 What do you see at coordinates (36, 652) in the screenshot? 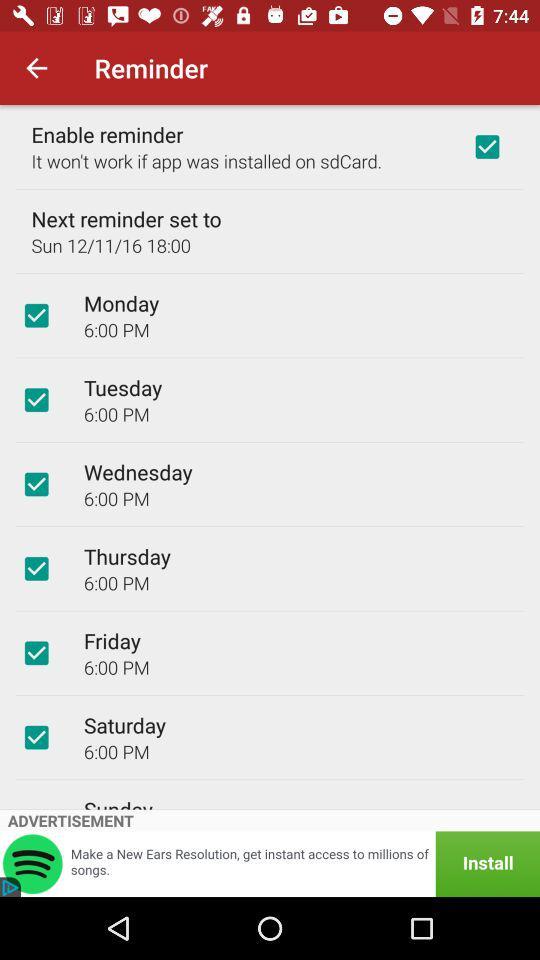
I see `item` at bounding box center [36, 652].